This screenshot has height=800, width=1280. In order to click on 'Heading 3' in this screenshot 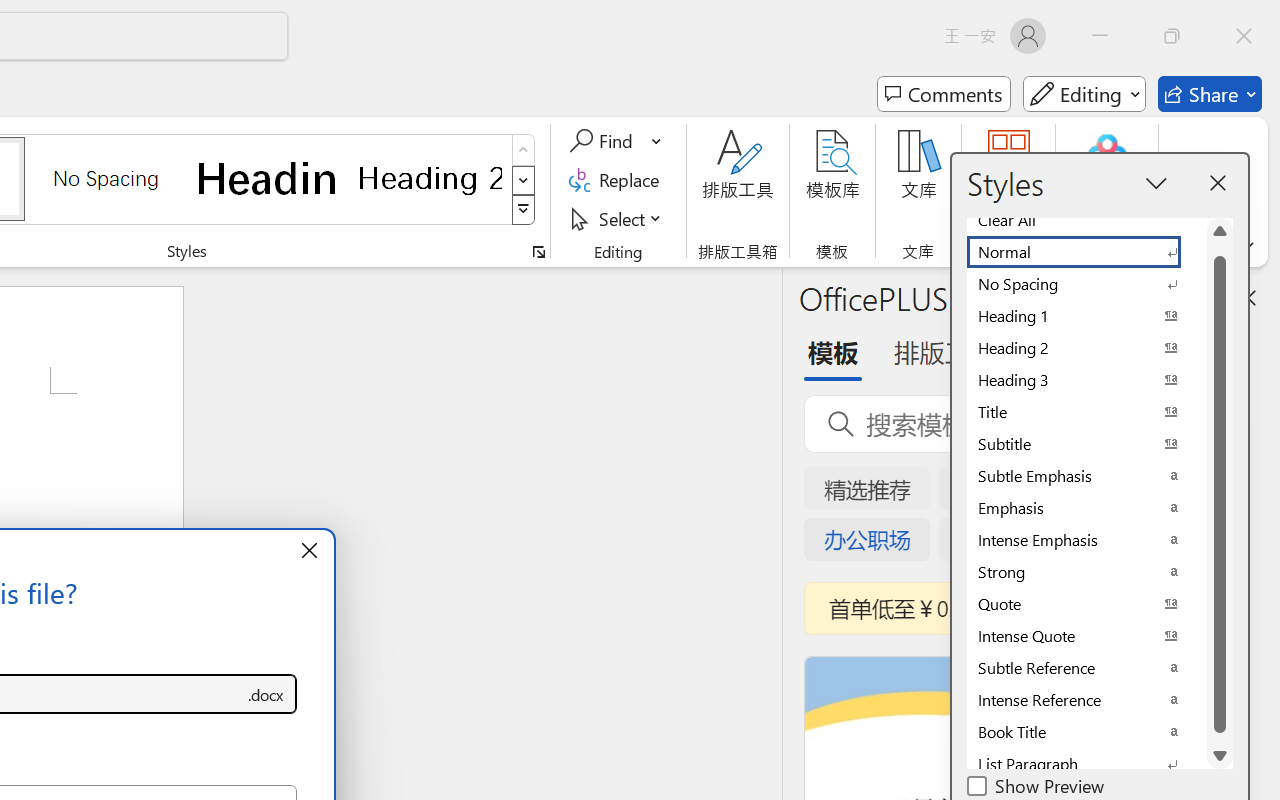, I will do `click(1085, 379)`.